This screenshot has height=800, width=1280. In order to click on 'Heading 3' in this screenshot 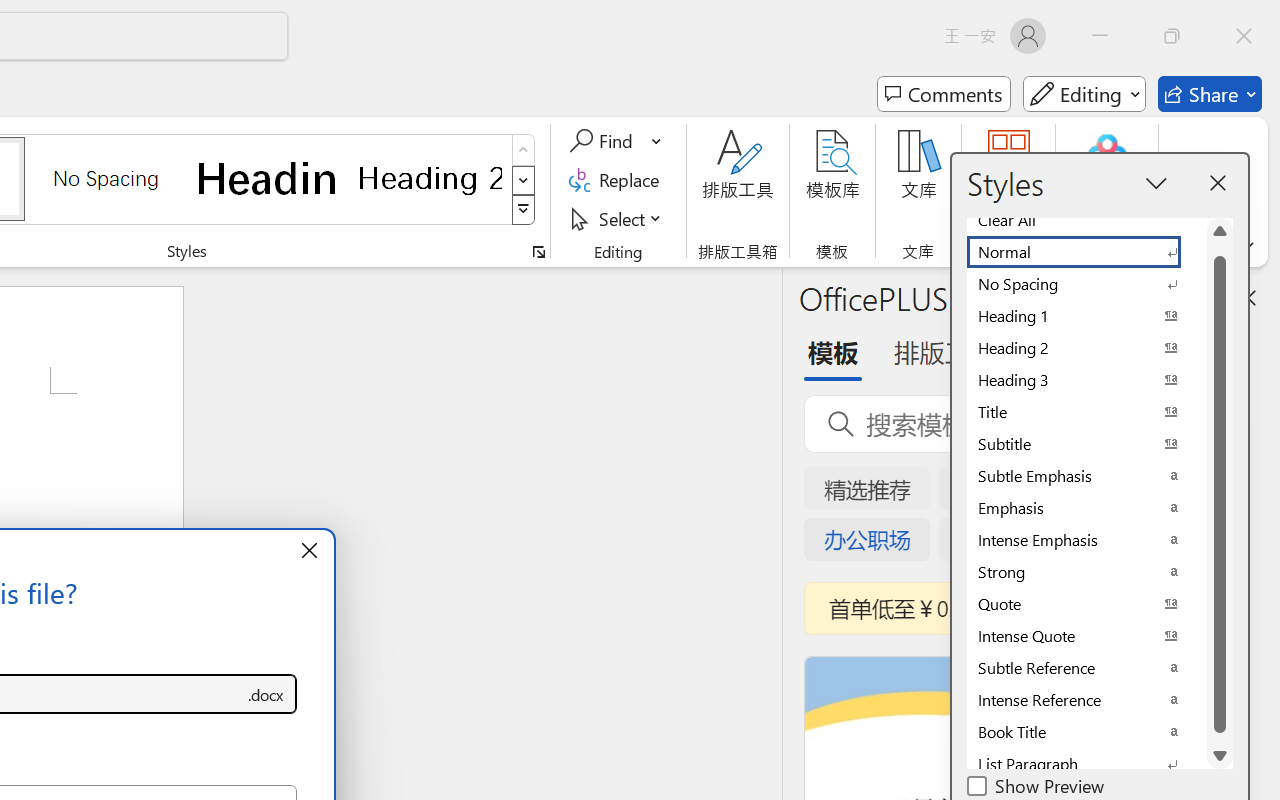, I will do `click(1085, 379)`.